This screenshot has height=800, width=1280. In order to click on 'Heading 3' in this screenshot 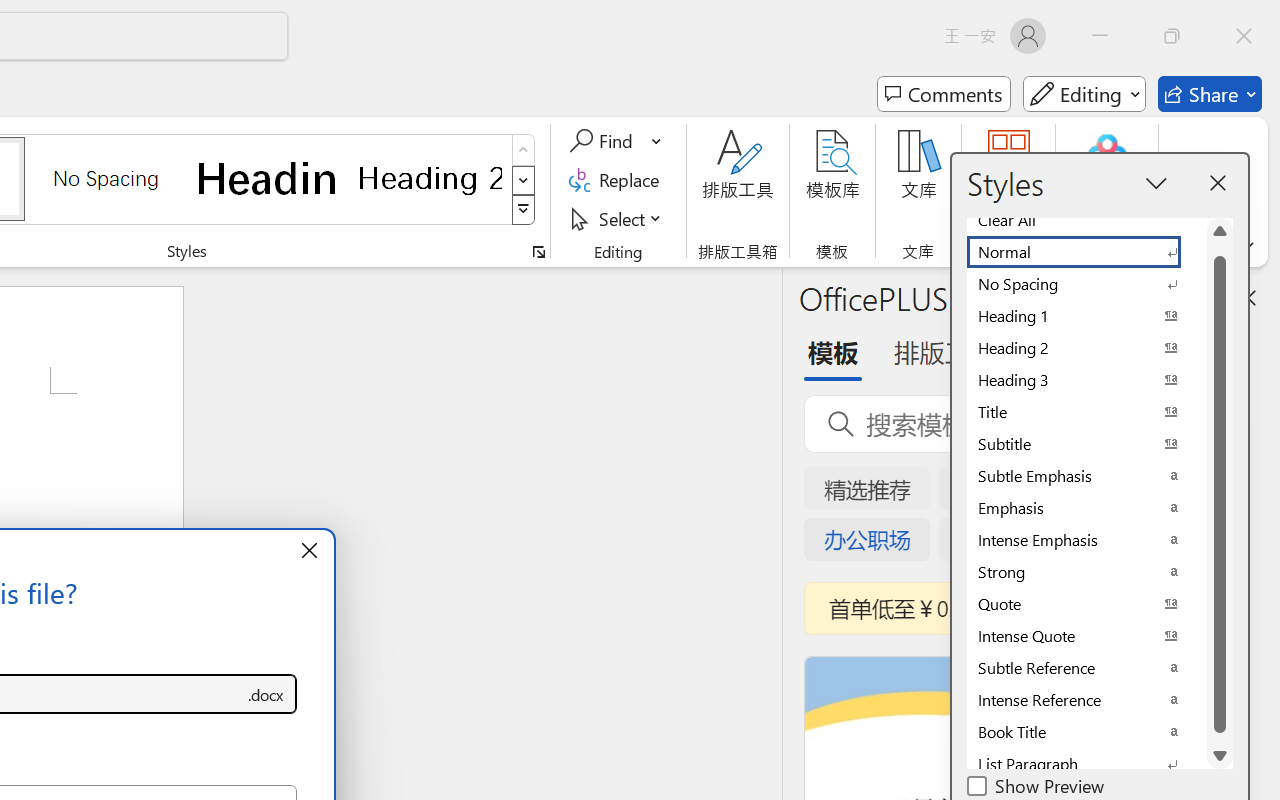, I will do `click(1085, 379)`.